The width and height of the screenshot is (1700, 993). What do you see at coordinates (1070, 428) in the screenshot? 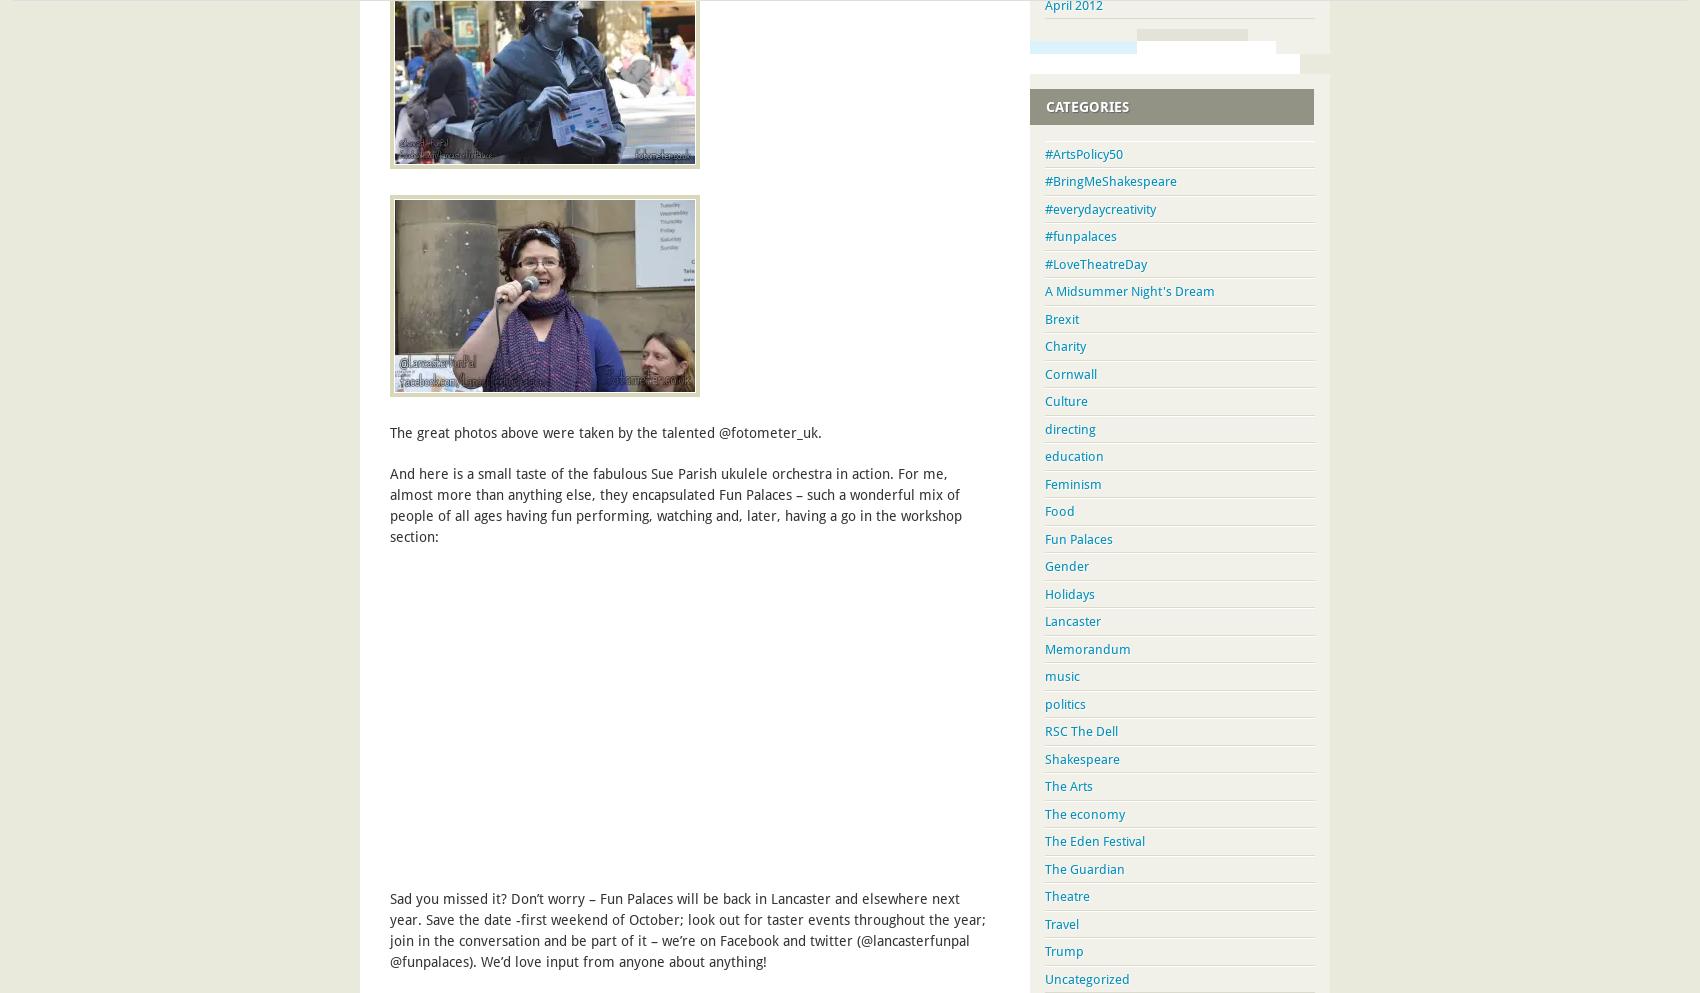
I see `'directing'` at bounding box center [1070, 428].